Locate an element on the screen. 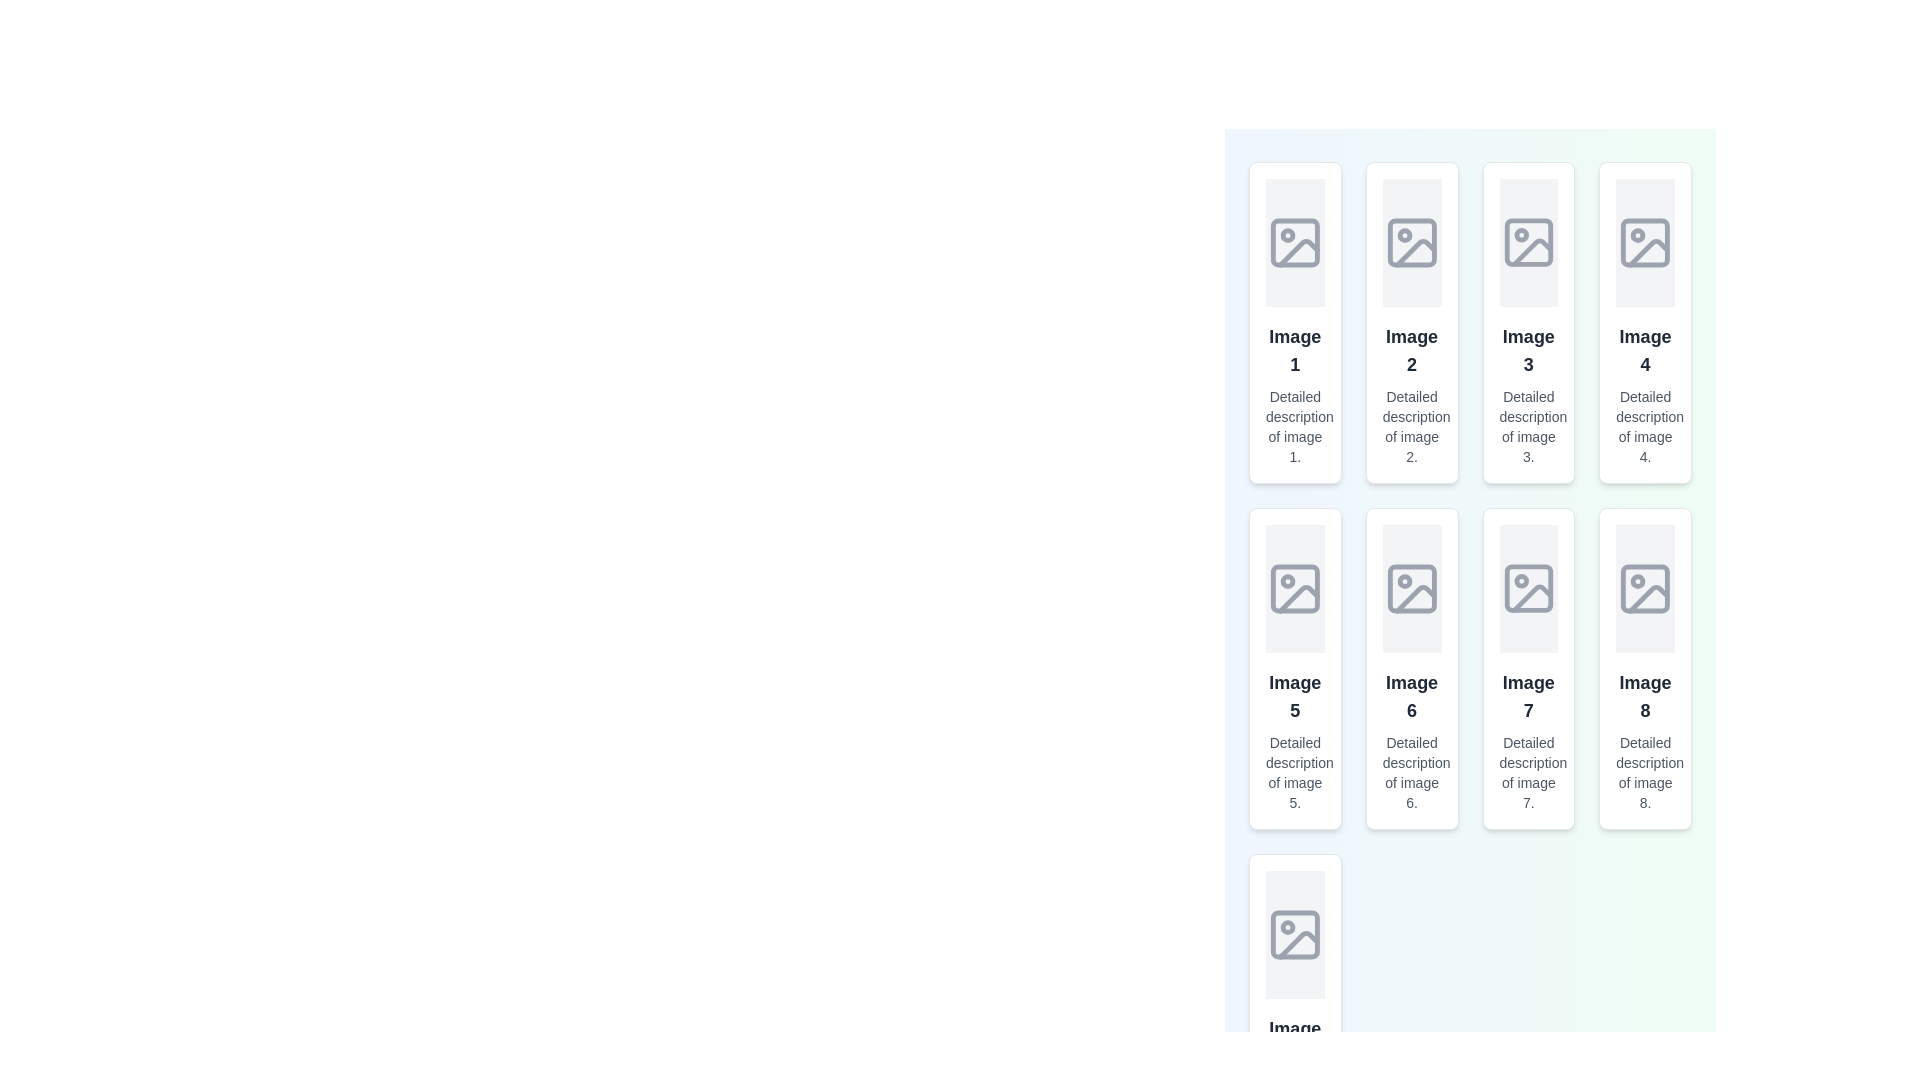  the content of the text label reading 'Image 8' is located at coordinates (1645, 696).